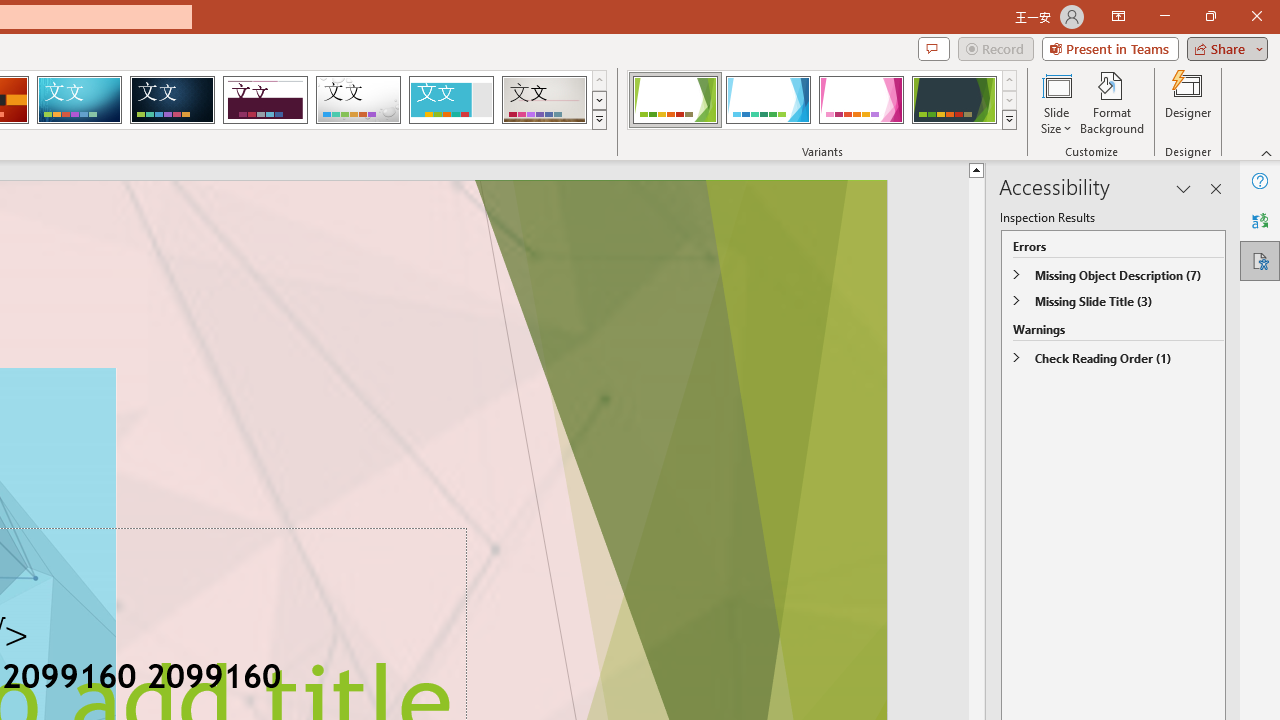 This screenshot has width=1280, height=720. I want to click on 'Facet Variant 1', so click(675, 100).